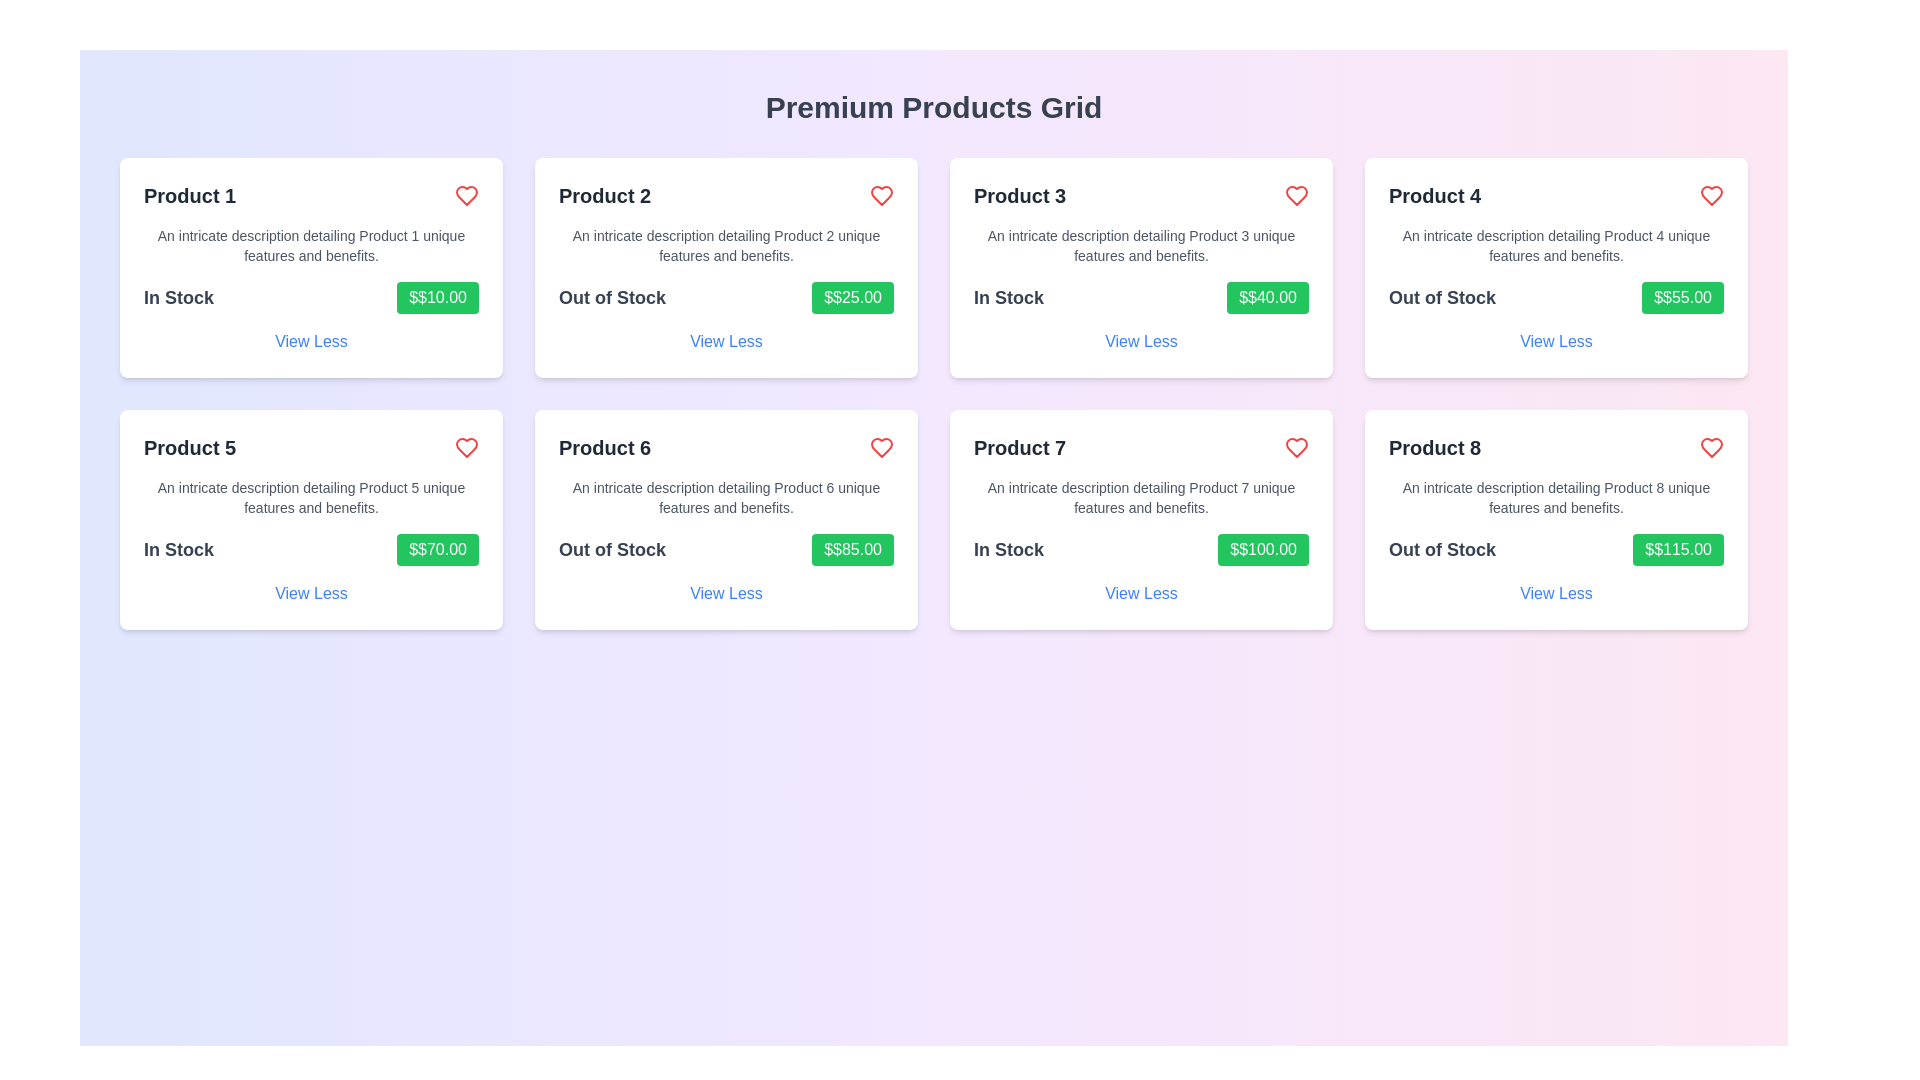  What do you see at coordinates (1141, 341) in the screenshot?
I see `the blue-colored hyperlink labeled 'View Less' located at the bottom right of the 'Product 3' card` at bounding box center [1141, 341].